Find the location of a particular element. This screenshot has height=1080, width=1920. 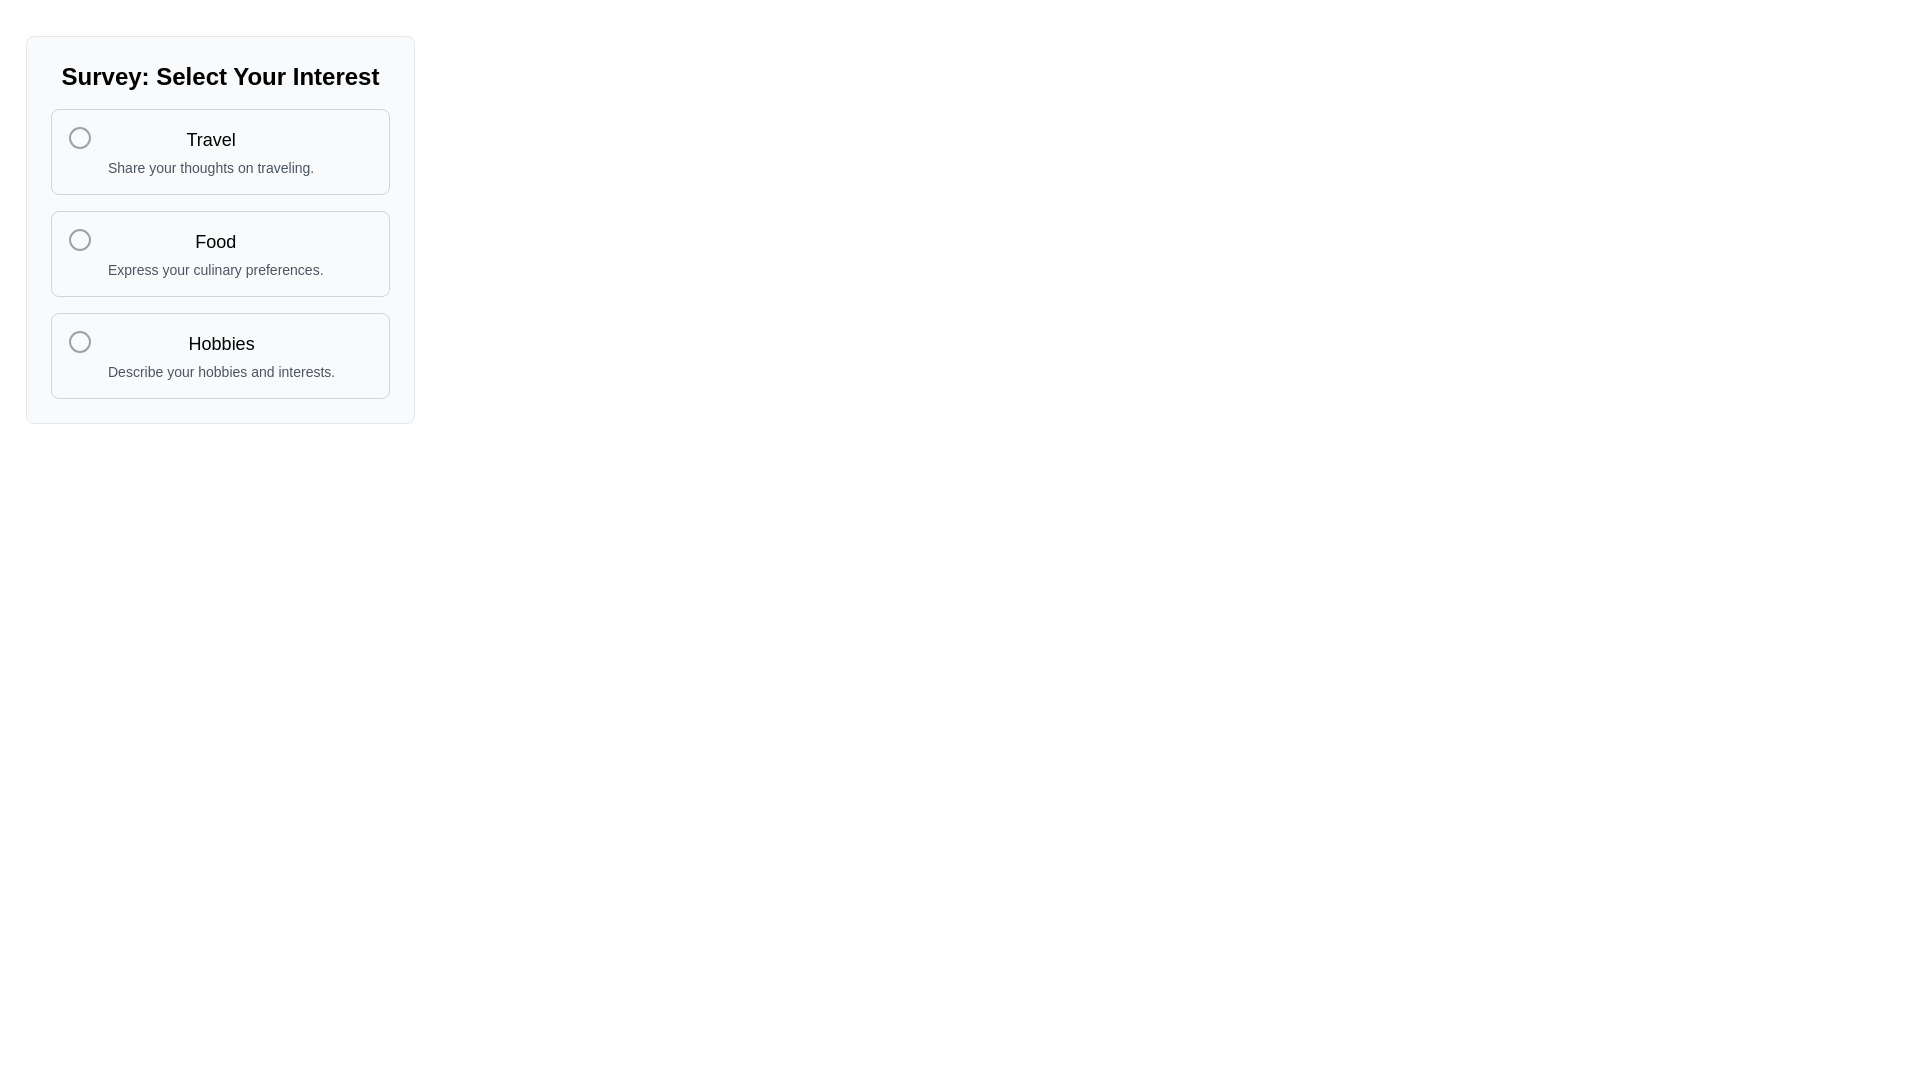

the radio button for the 'Hobbies' section in the multiple-choice survey interface is located at coordinates (80, 341).